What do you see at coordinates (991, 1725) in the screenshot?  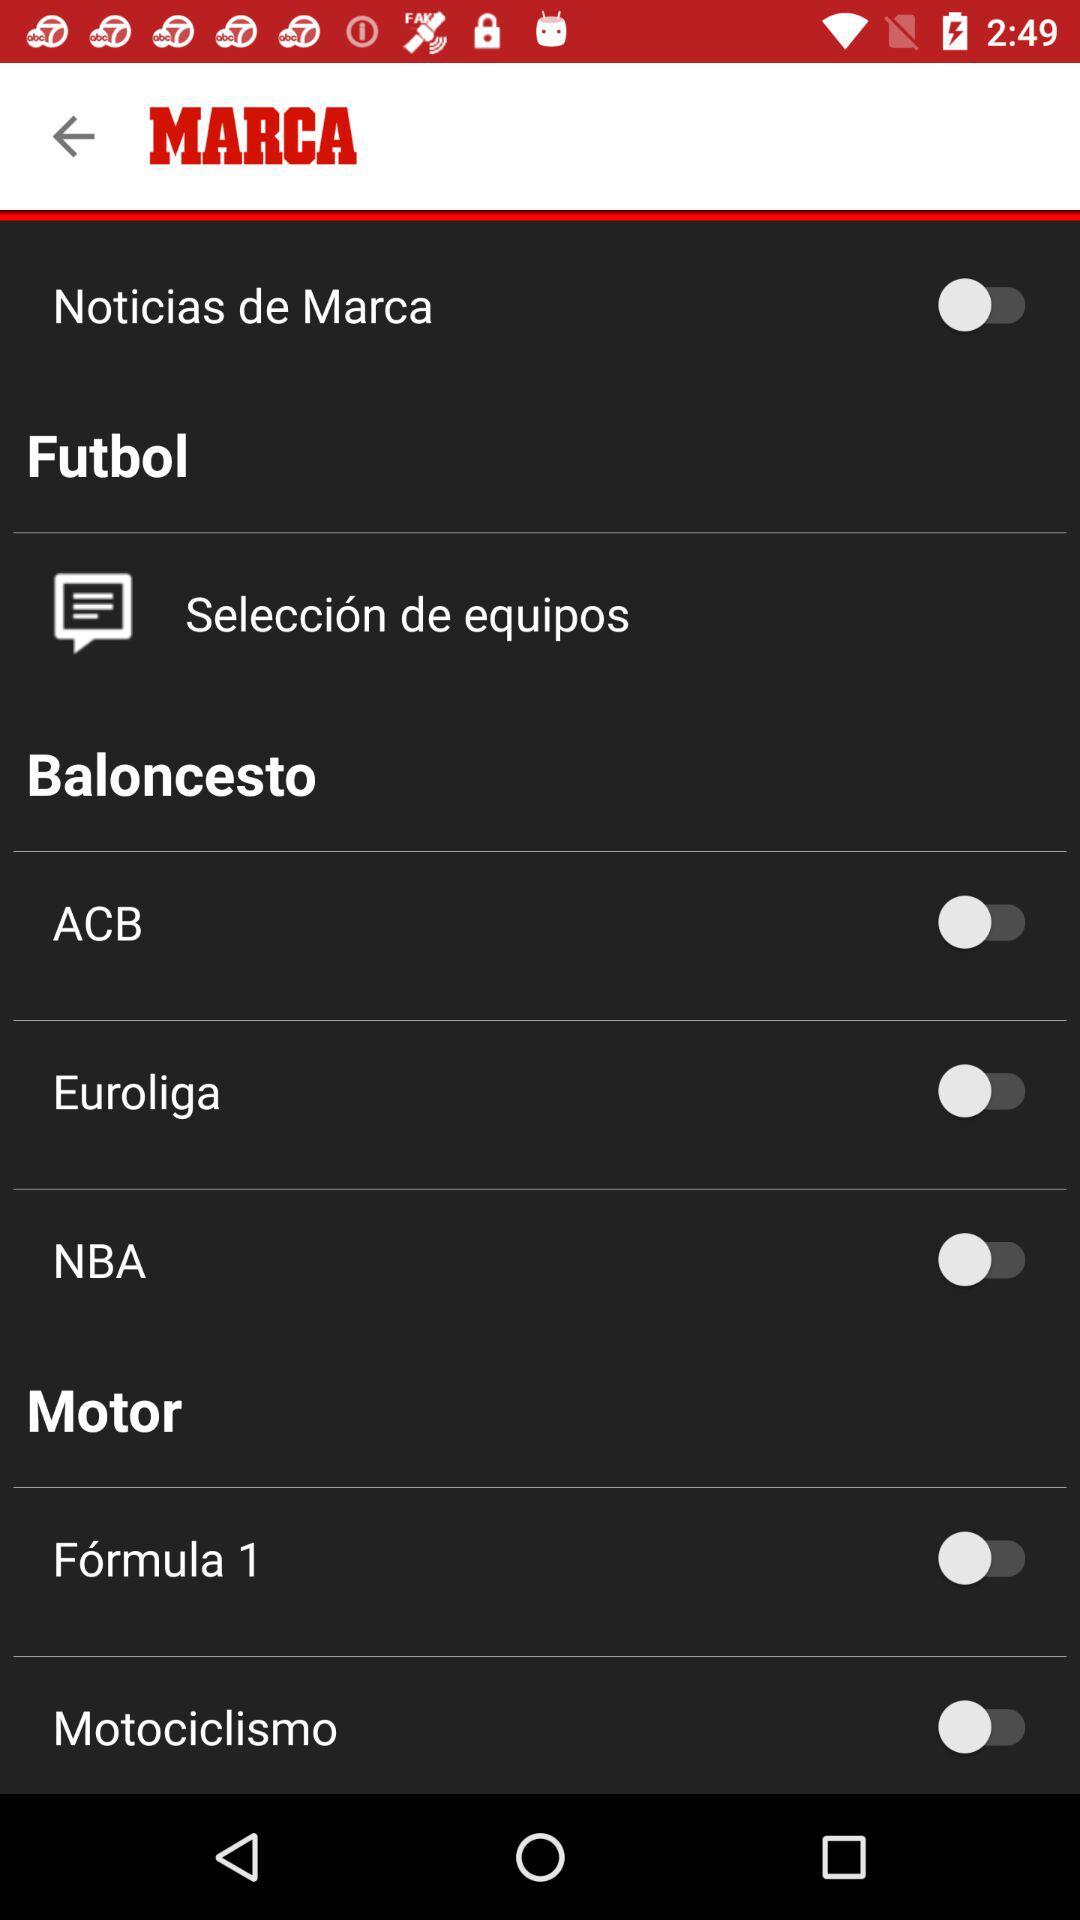 I see `the off option` at bounding box center [991, 1725].